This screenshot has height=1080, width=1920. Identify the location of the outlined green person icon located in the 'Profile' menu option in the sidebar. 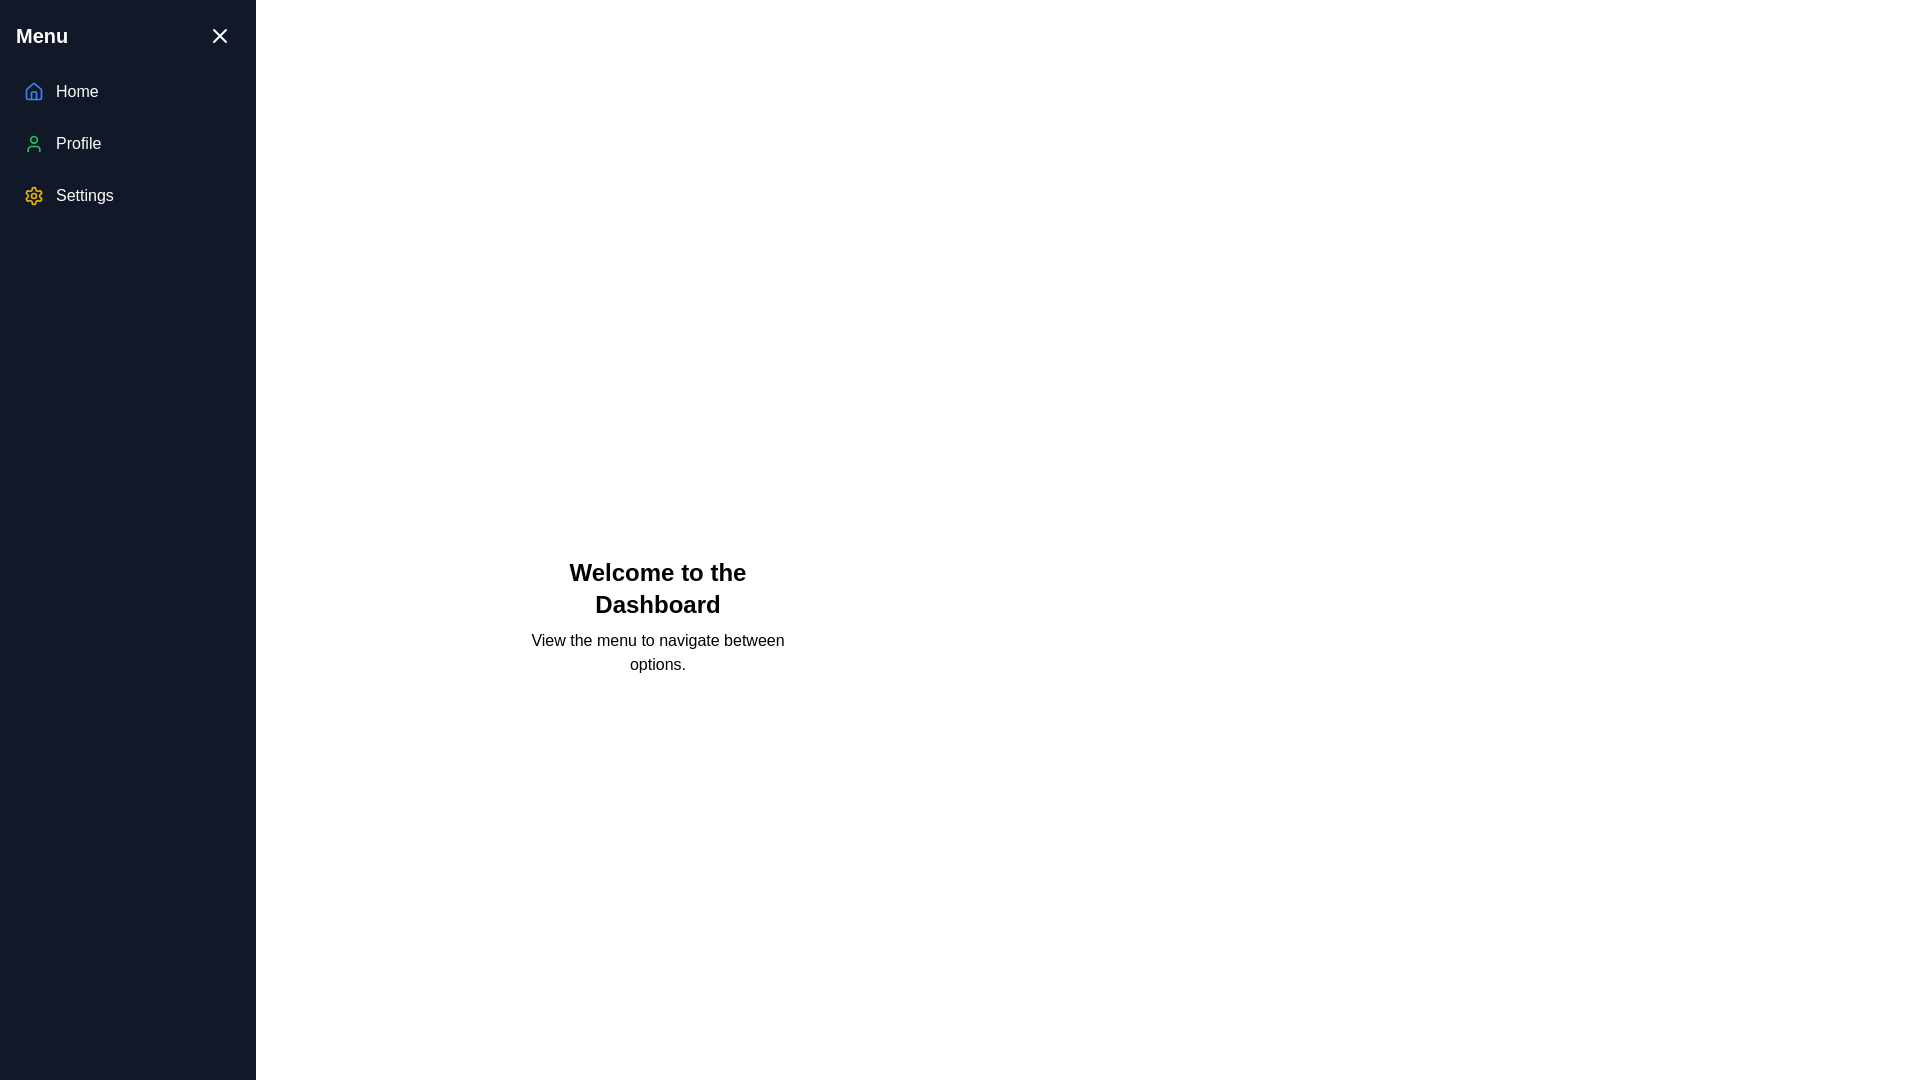
(33, 142).